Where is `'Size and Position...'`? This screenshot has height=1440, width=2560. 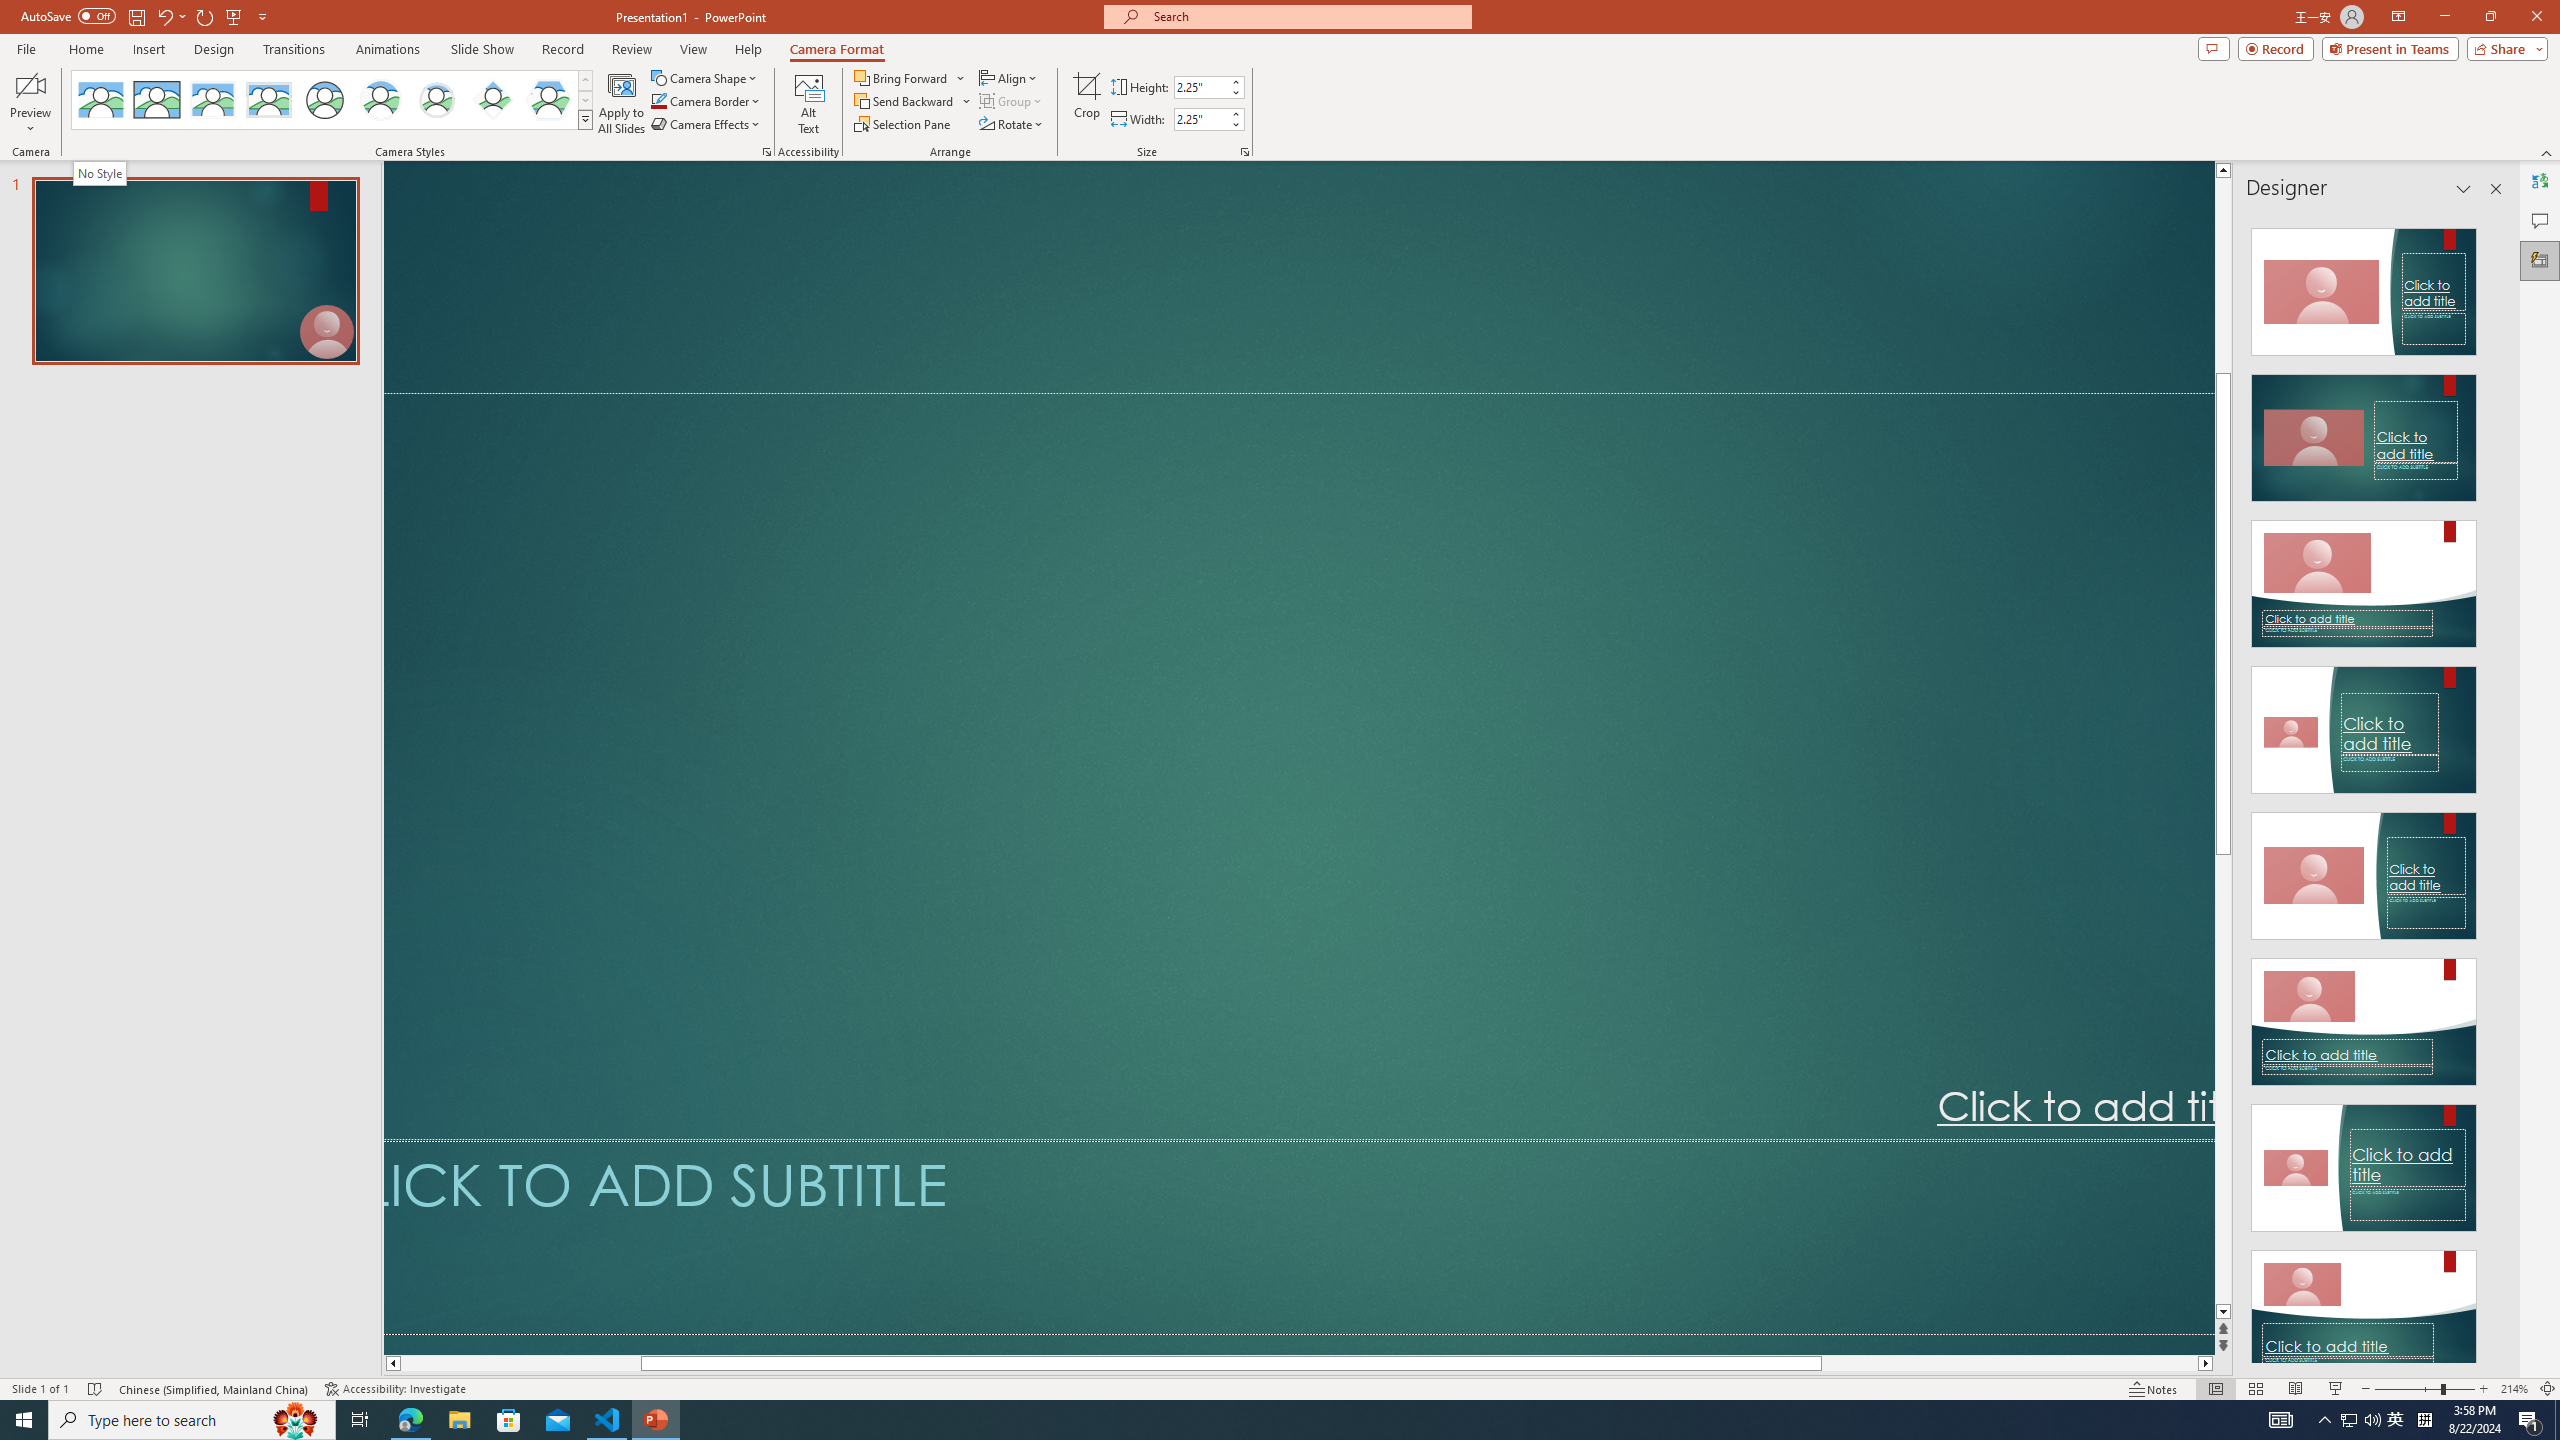 'Size and Position...' is located at coordinates (1243, 150).